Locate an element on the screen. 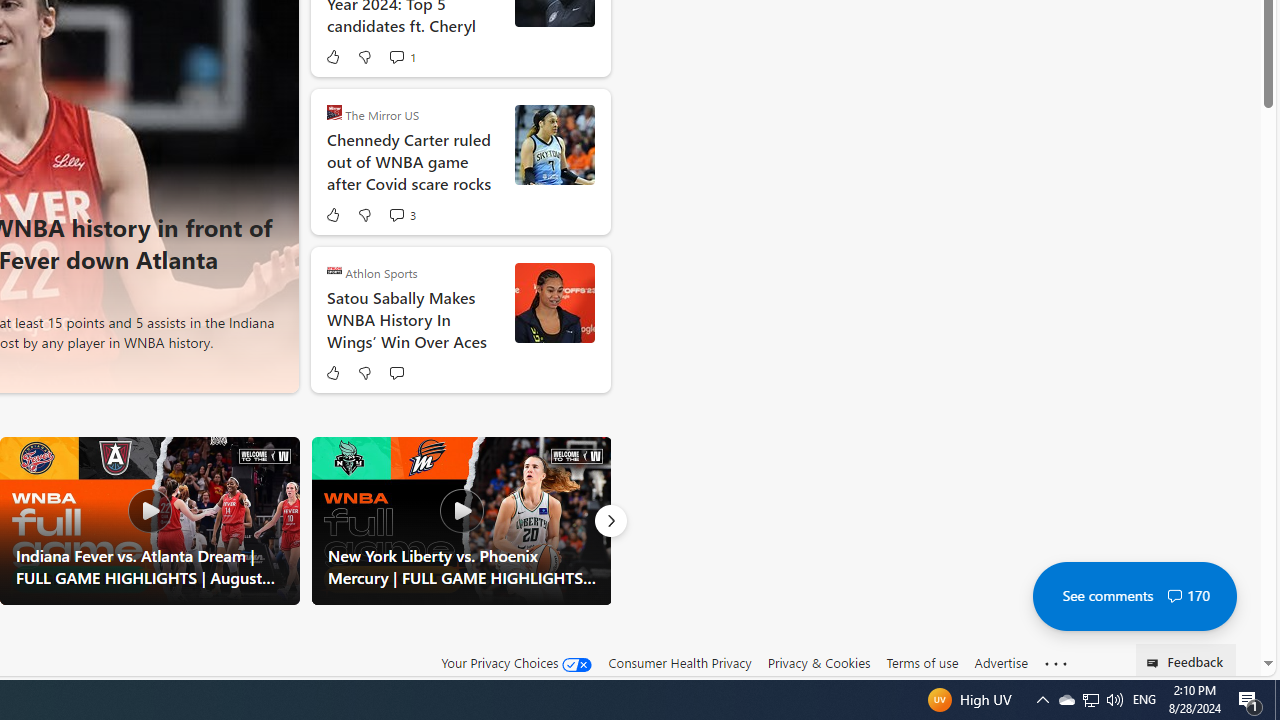 The width and height of the screenshot is (1280, 720). 'Consumer Health Privacy' is located at coordinates (680, 662).